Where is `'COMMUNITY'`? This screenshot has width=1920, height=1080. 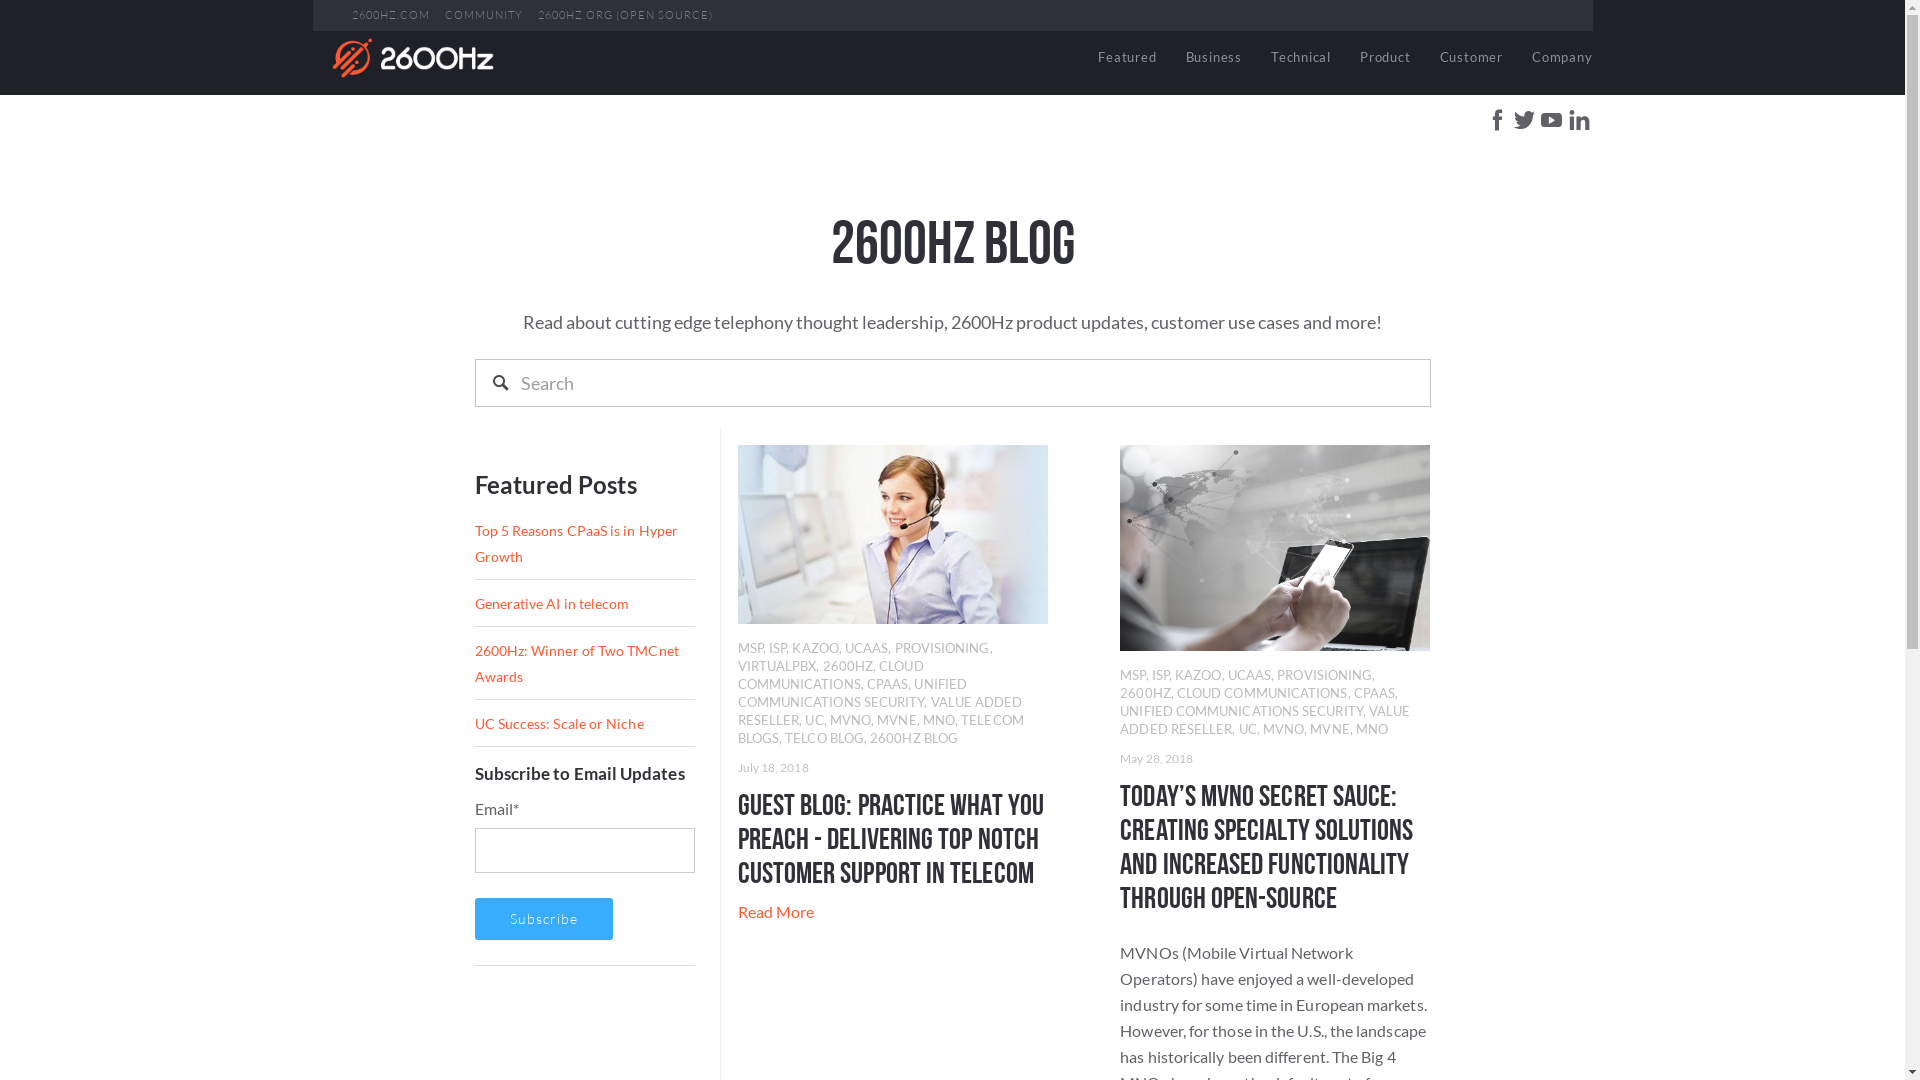 'COMMUNITY' is located at coordinates (483, 15).